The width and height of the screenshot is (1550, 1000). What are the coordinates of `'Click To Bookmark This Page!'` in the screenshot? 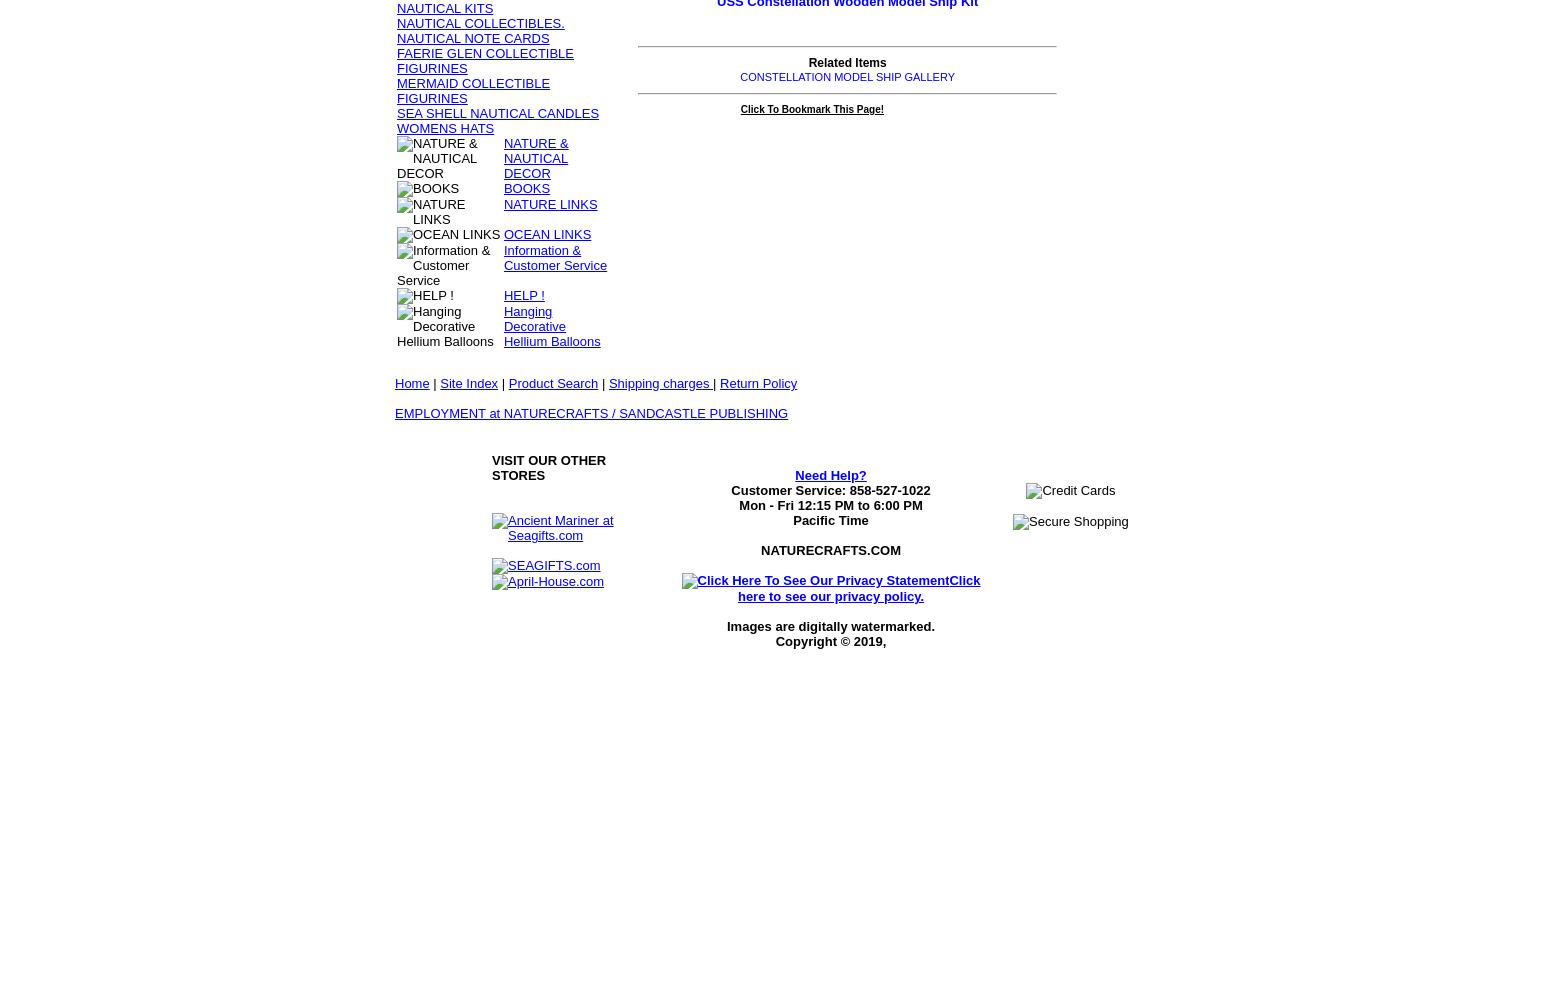 It's located at (811, 108).